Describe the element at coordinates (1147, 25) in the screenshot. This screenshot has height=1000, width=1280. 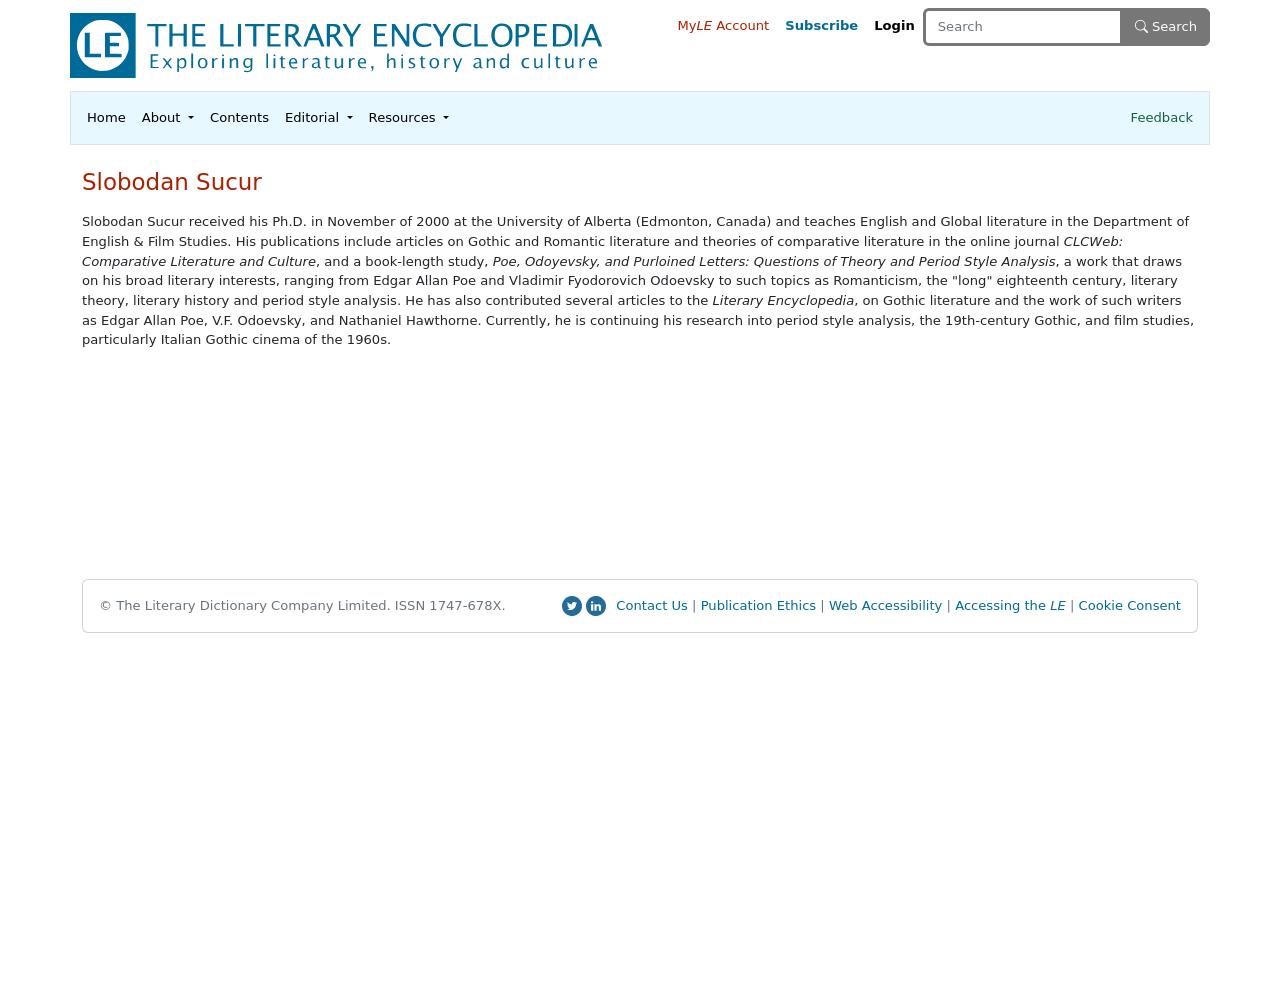
I see `'Search'` at that location.